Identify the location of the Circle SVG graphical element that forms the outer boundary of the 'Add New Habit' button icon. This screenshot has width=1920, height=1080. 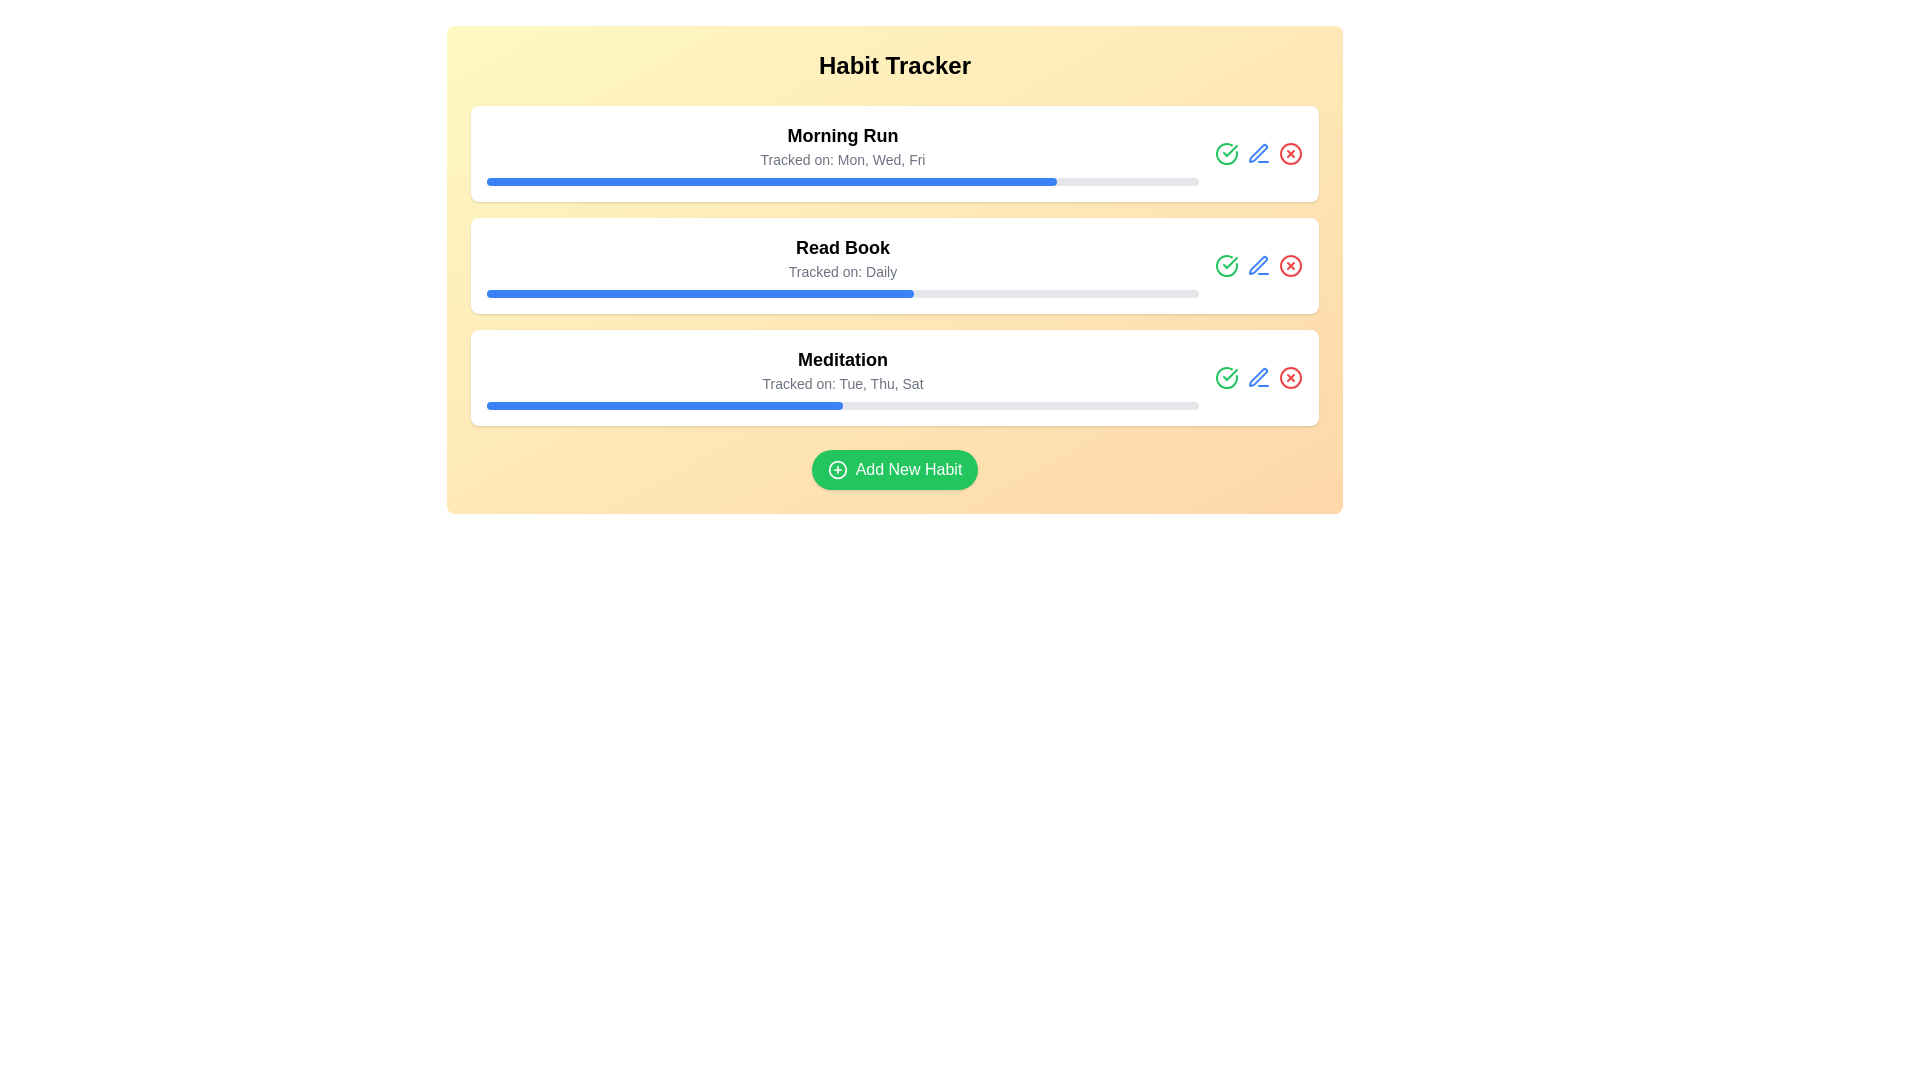
(837, 470).